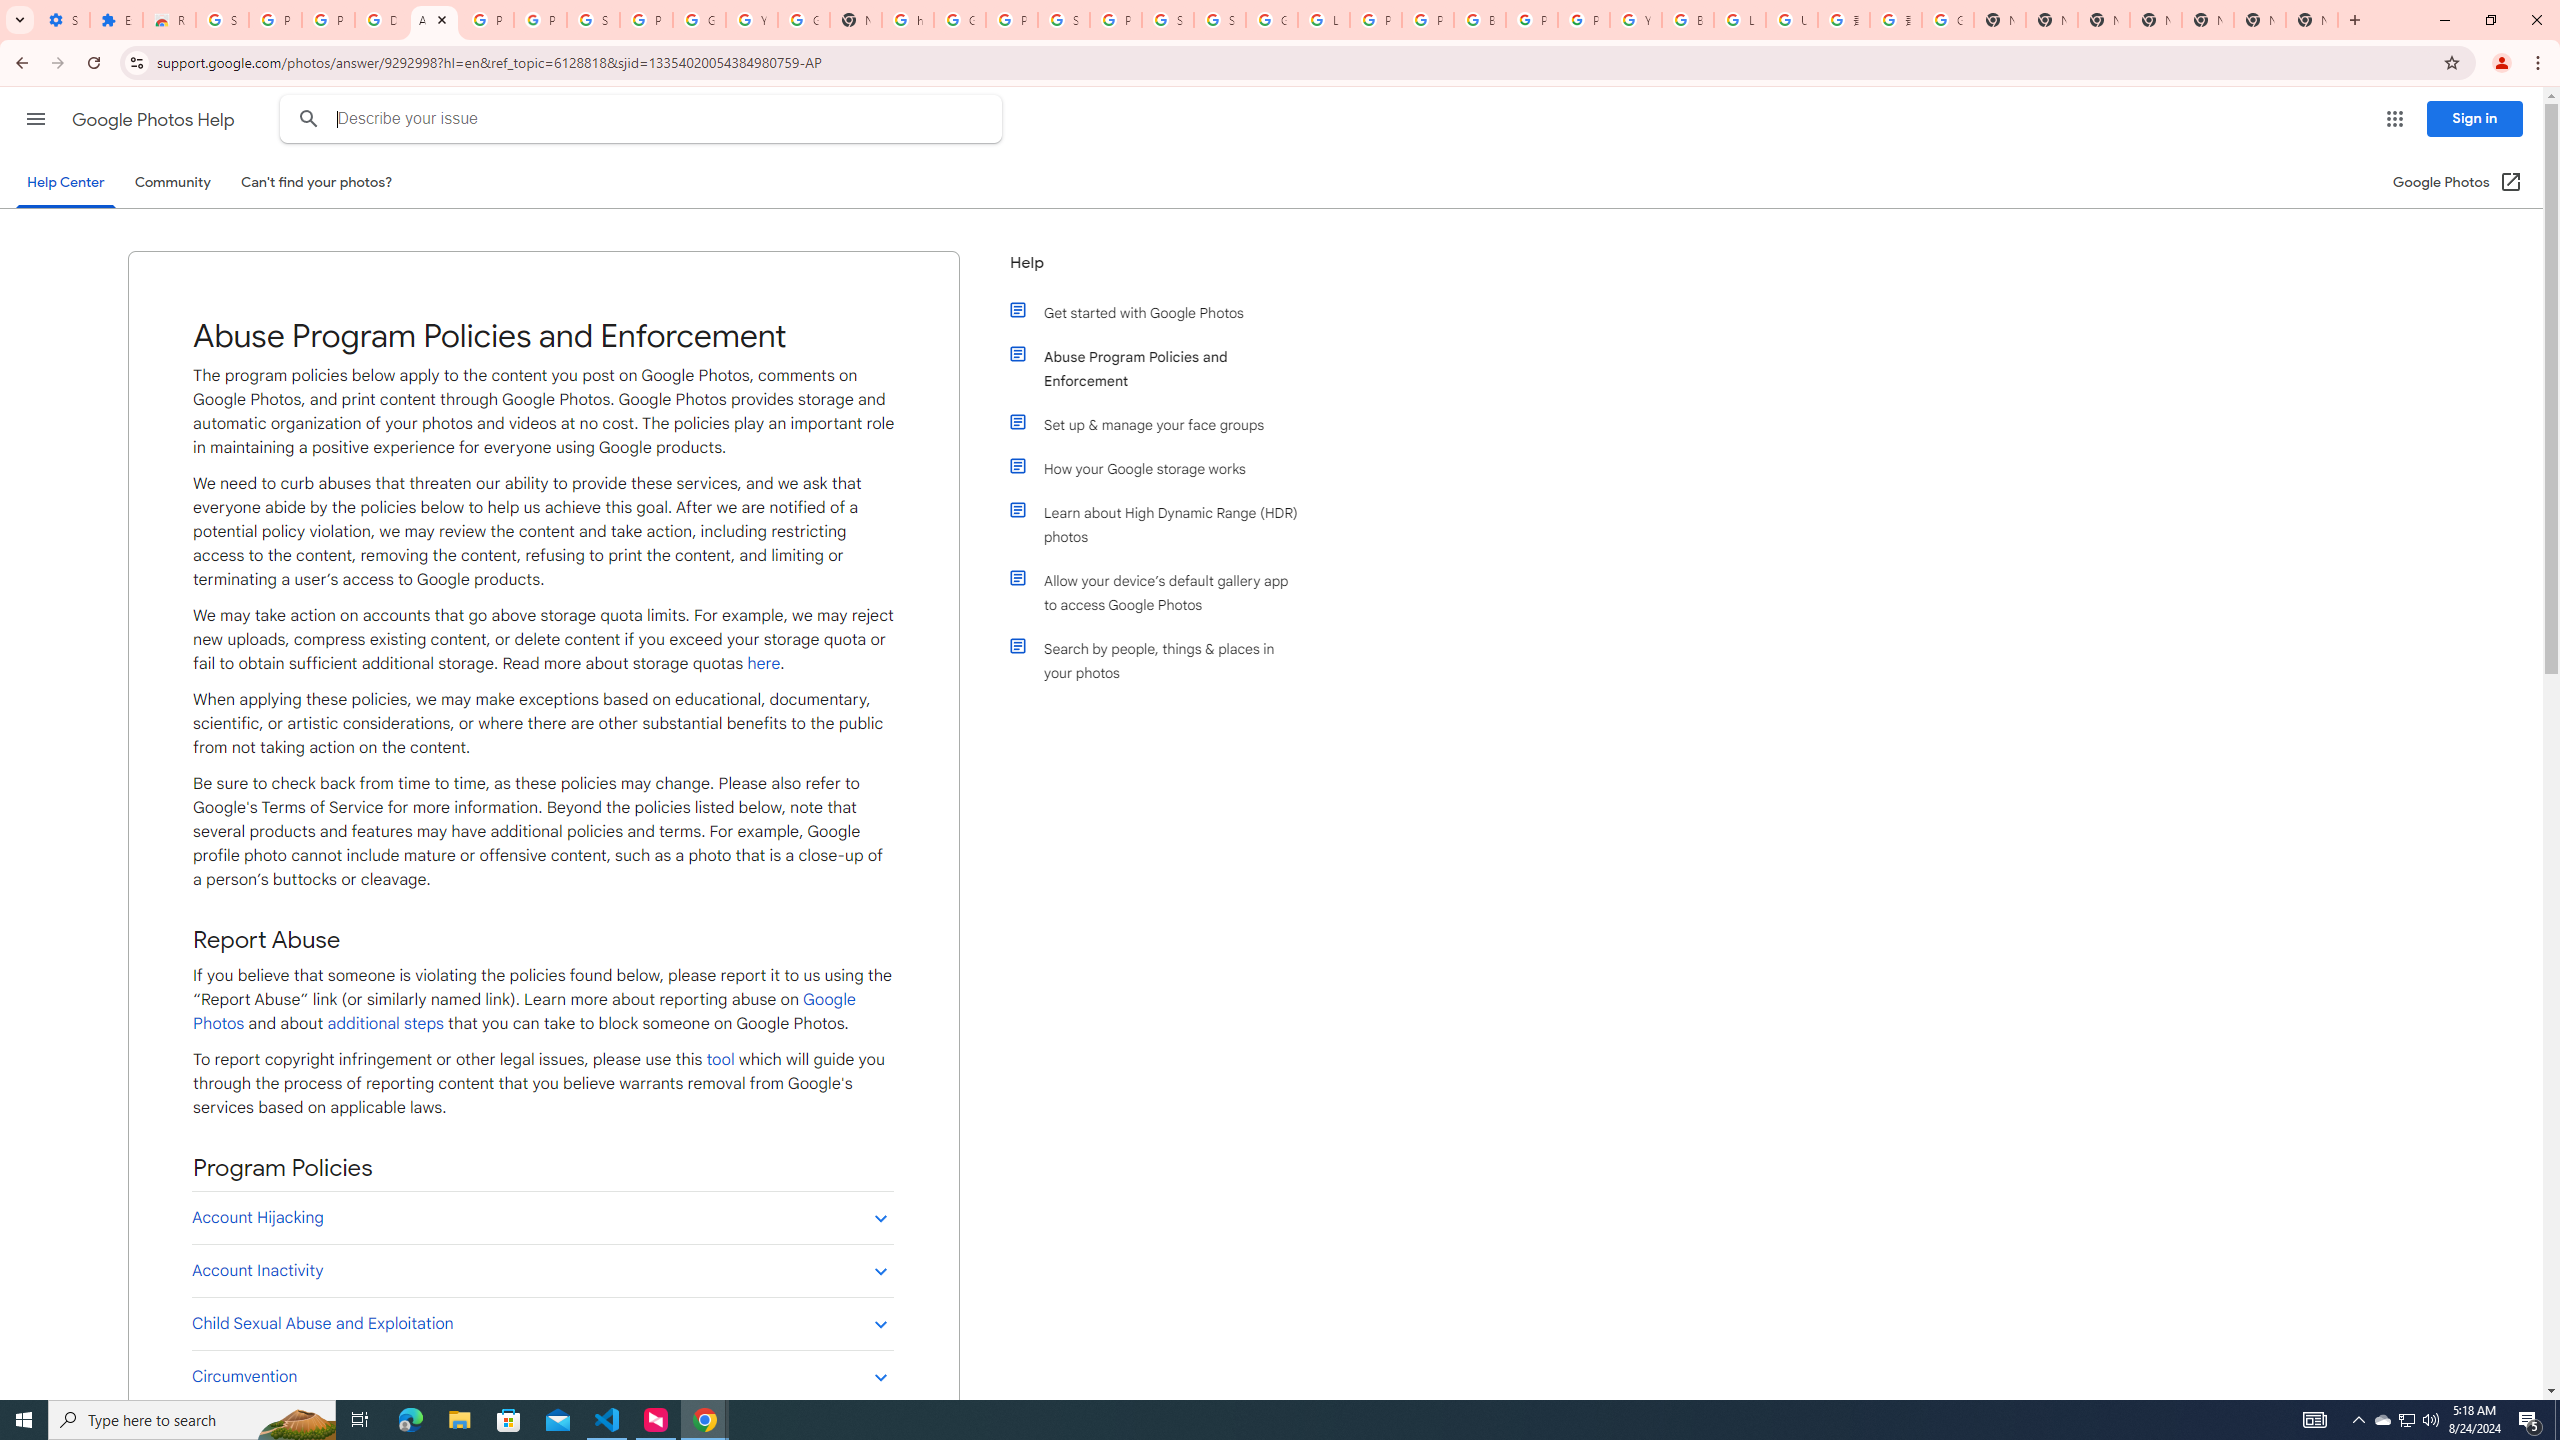 The image size is (2560, 1440). Describe the element at coordinates (697, 19) in the screenshot. I see `'Google Account'` at that location.